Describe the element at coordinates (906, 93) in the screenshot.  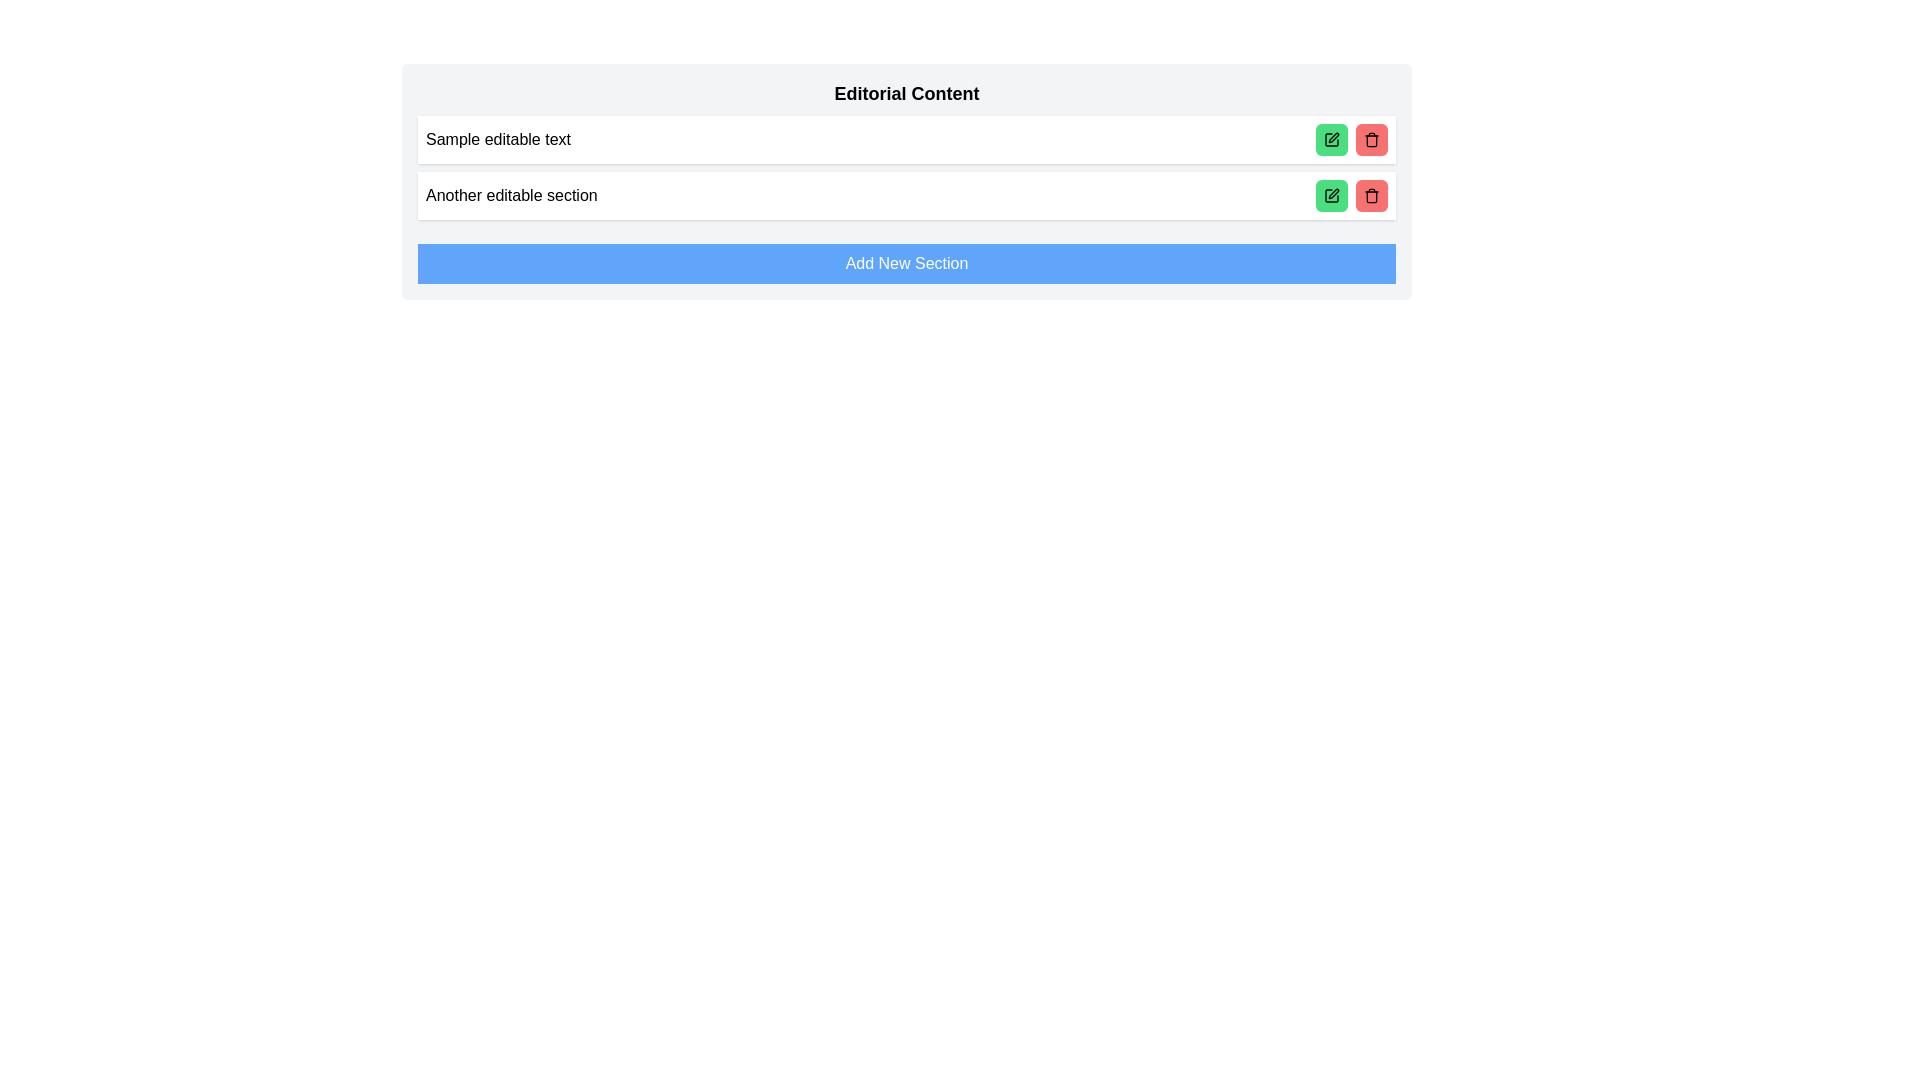
I see `the 'Editorial Content' heading` at that location.